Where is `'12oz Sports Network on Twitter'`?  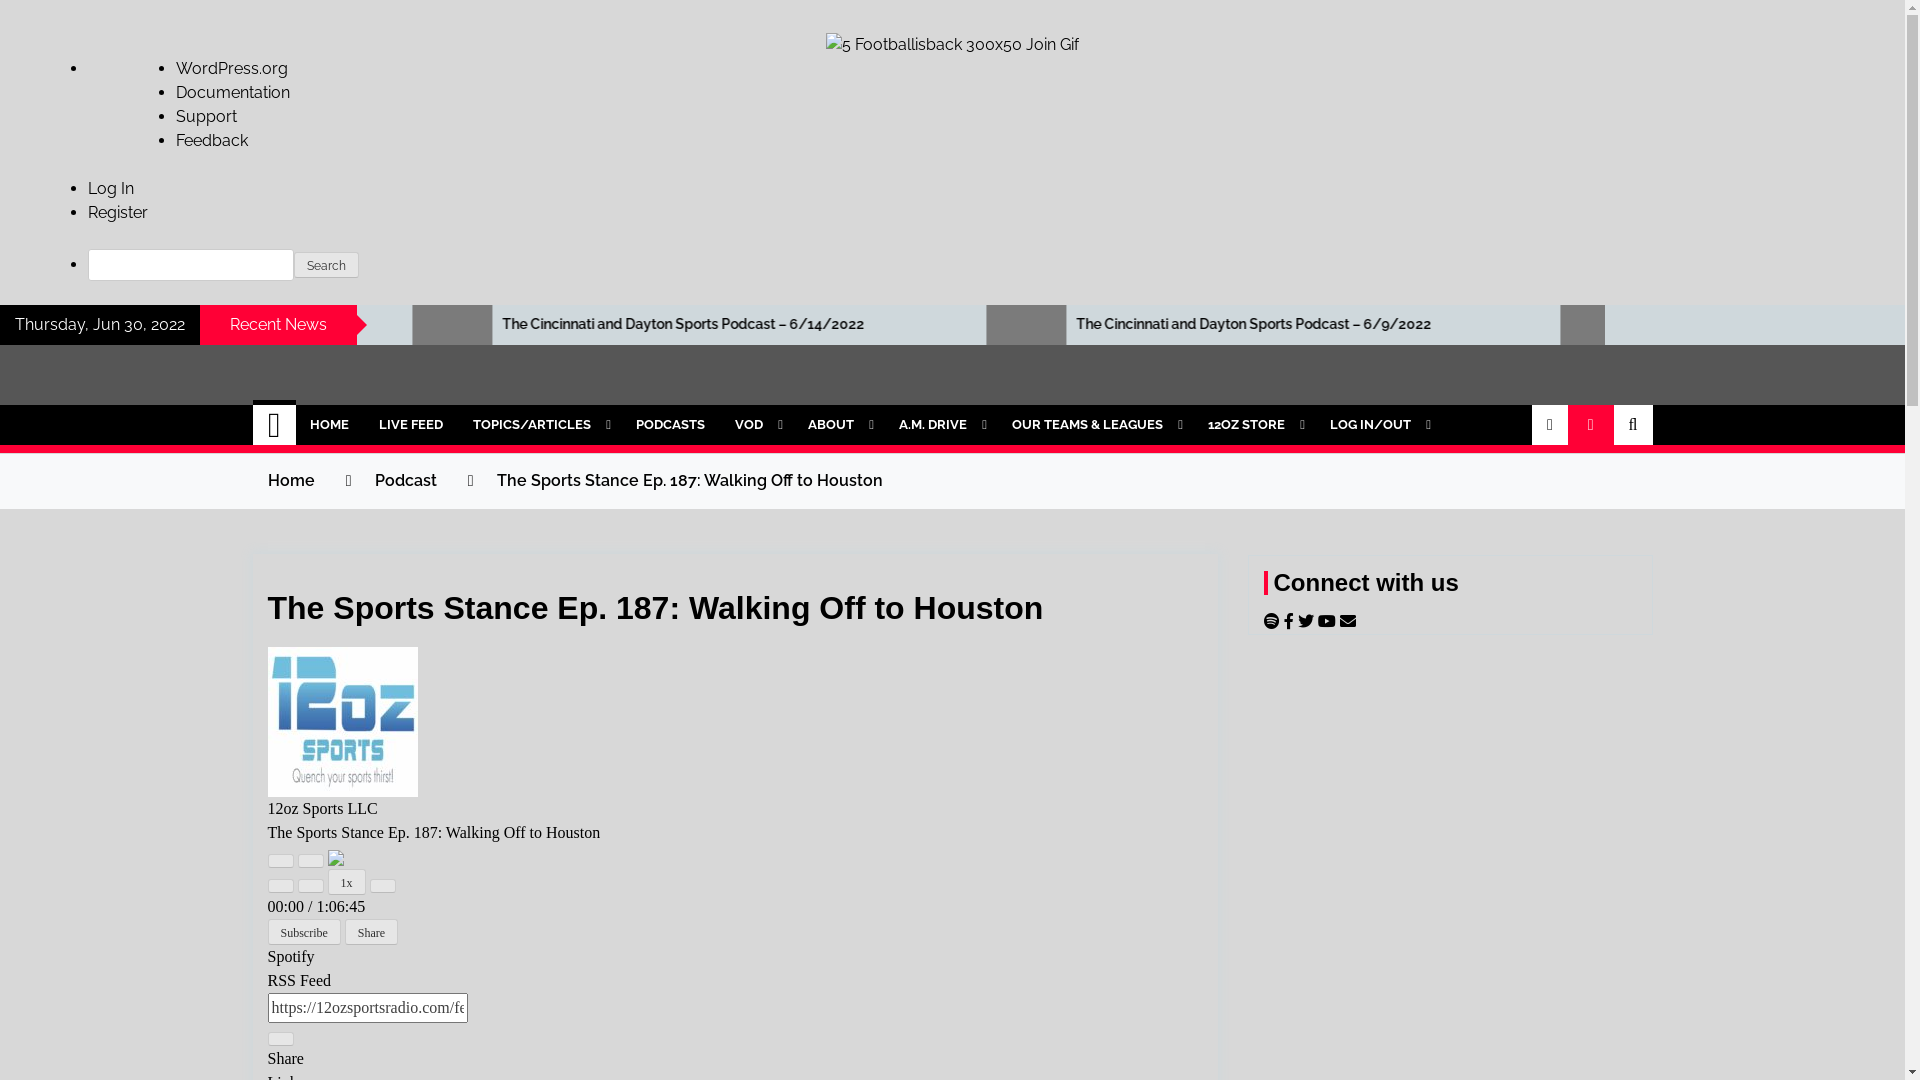 '12oz Sports Network on Twitter' is located at coordinates (1297, 620).